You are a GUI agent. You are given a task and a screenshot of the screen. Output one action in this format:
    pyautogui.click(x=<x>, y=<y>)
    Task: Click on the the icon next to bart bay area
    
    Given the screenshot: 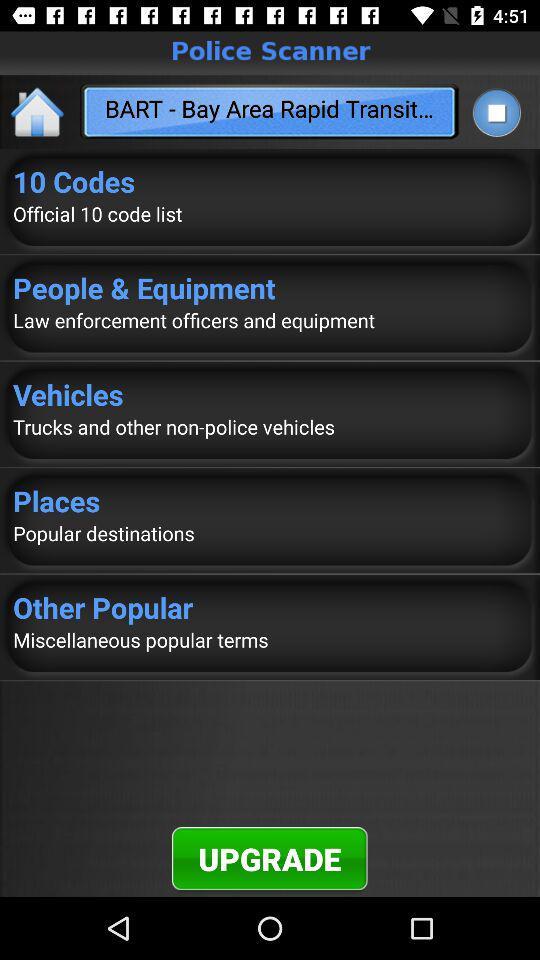 What is the action you would take?
    pyautogui.click(x=38, y=111)
    